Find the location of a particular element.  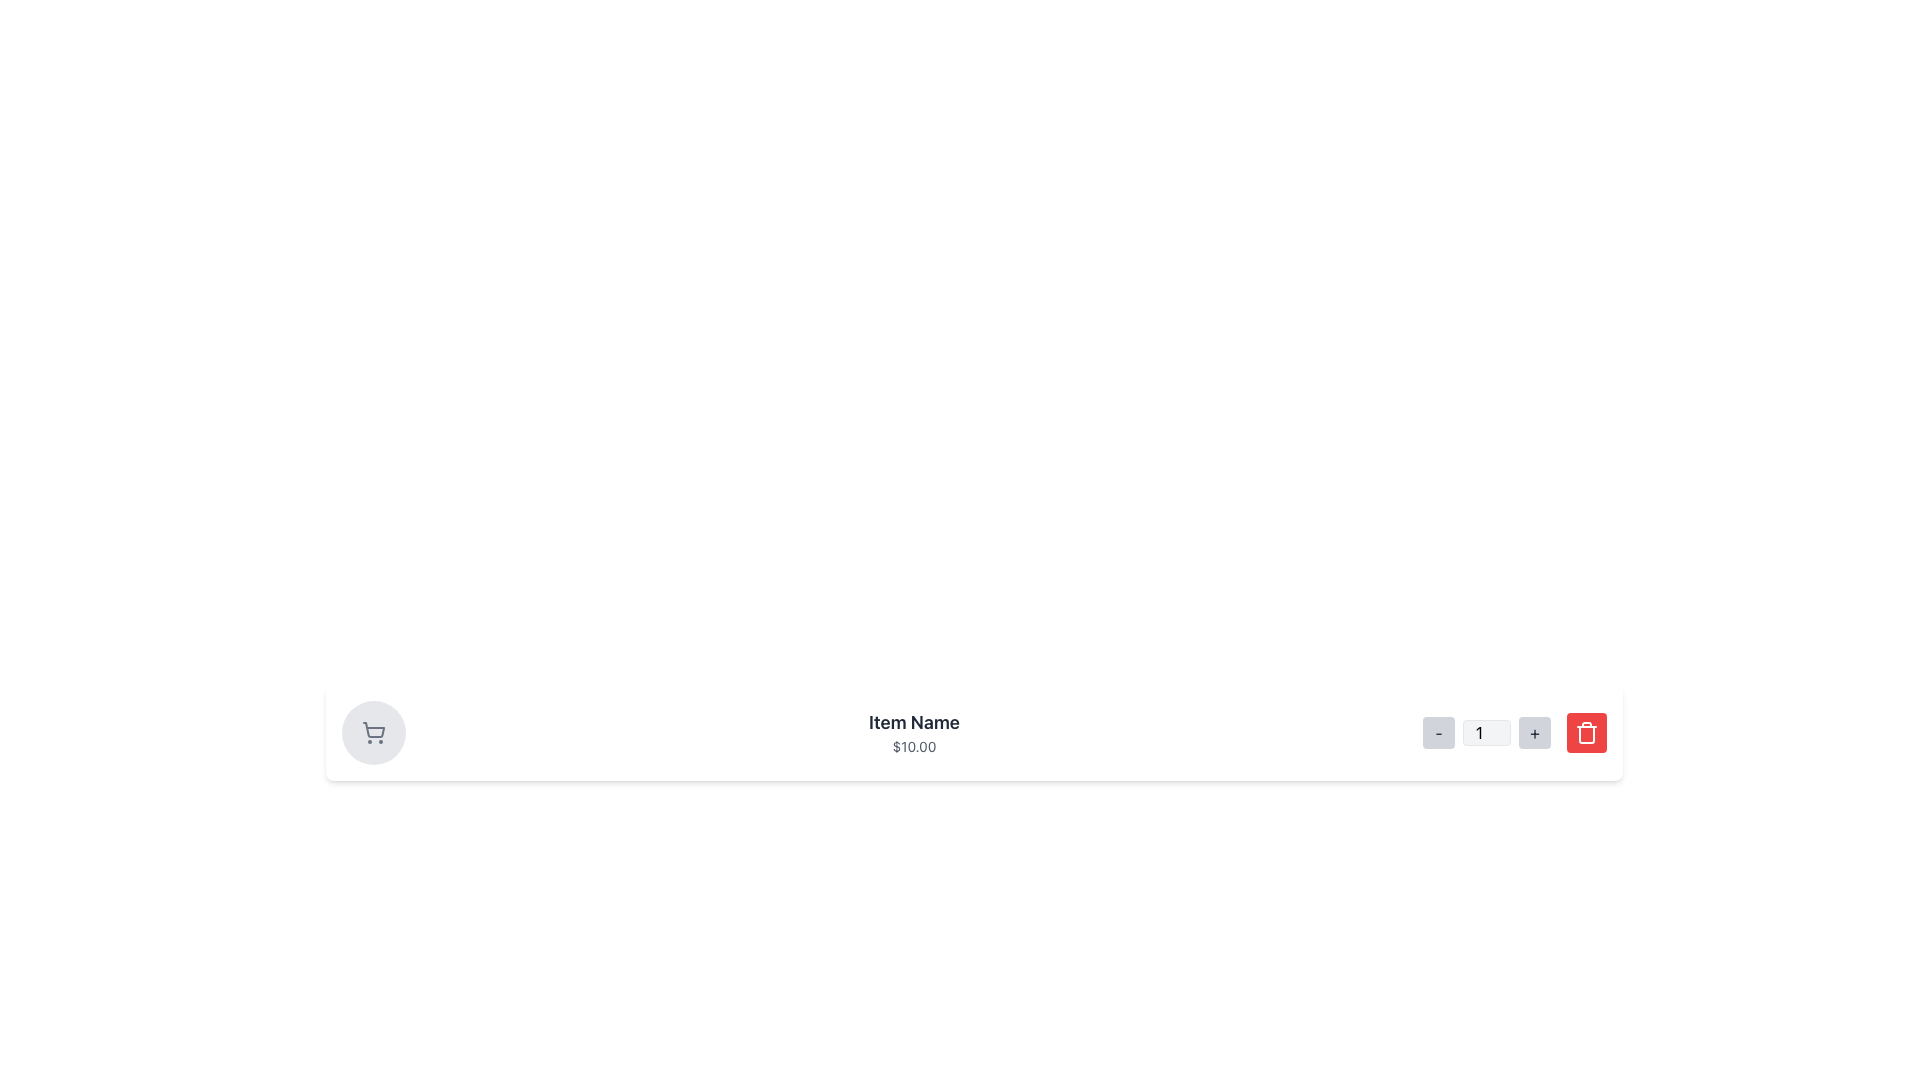

the Text display component that shows 'Item Name' and '$10.00', located between a circular icon and quantity adjustment buttons is located at coordinates (913, 732).